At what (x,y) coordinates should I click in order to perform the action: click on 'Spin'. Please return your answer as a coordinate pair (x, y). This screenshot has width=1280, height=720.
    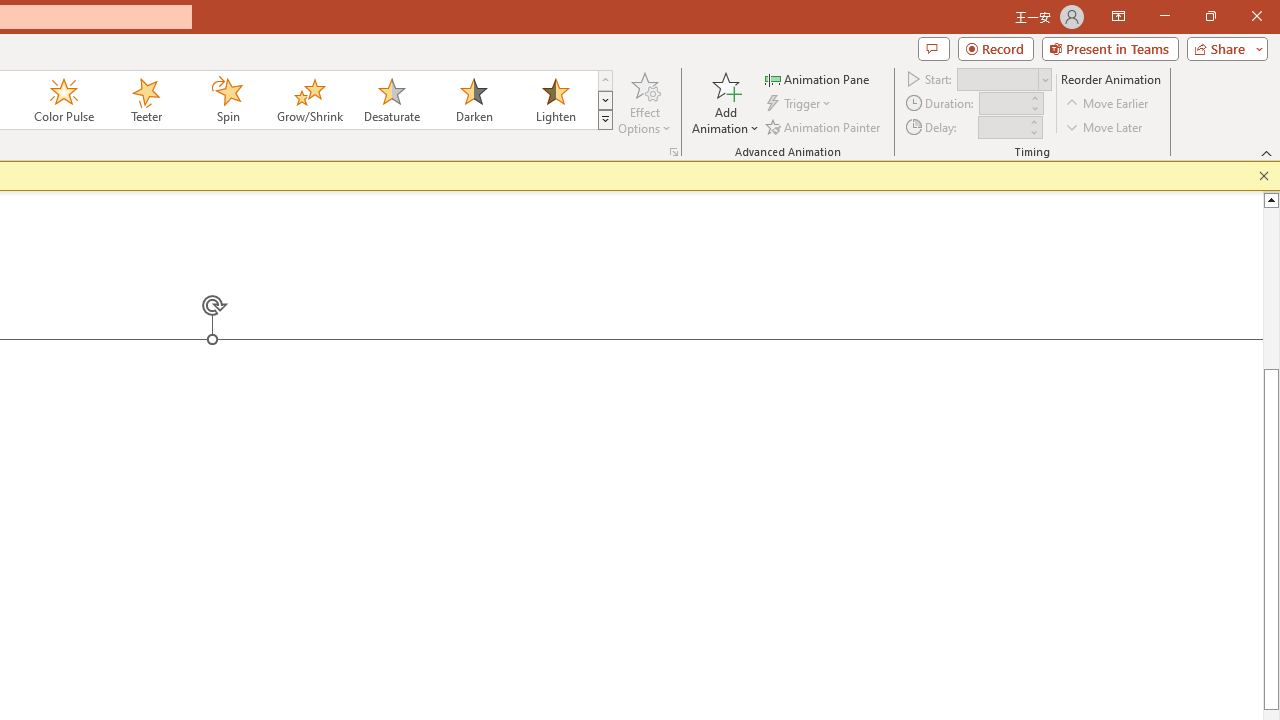
    Looking at the image, I should click on (227, 100).